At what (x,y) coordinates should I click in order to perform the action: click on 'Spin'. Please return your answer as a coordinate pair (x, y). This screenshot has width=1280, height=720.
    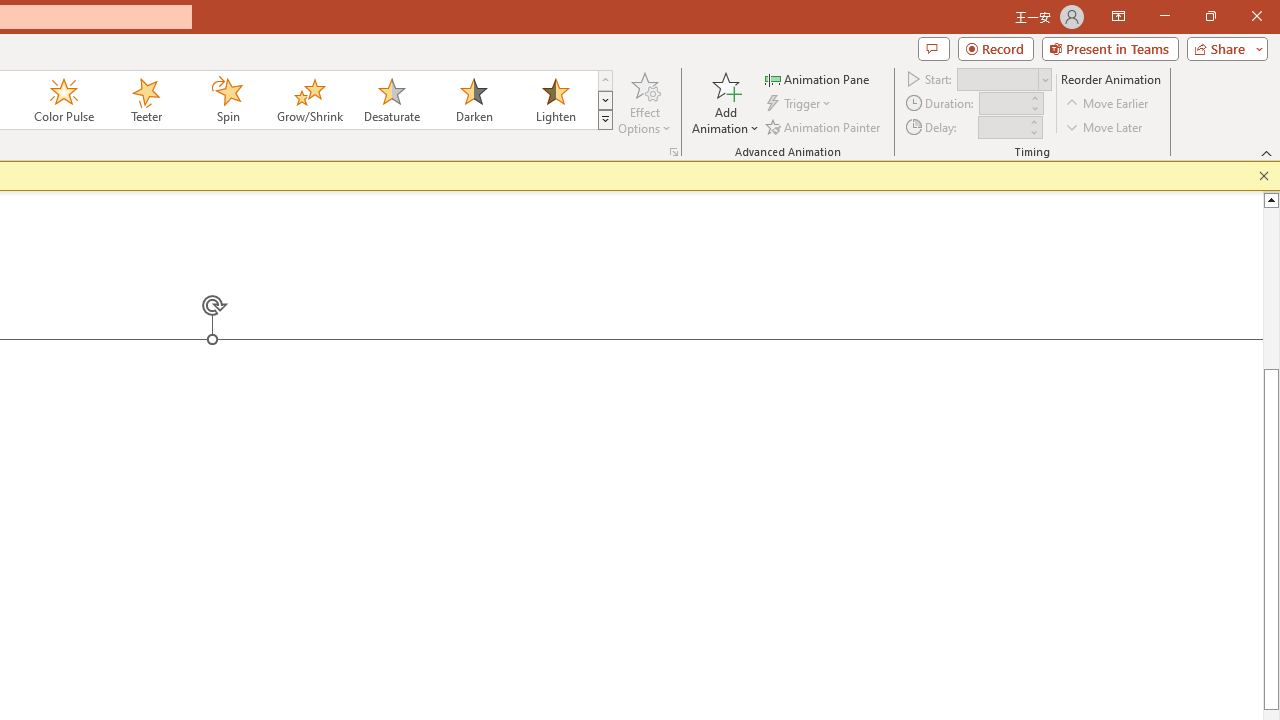
    Looking at the image, I should click on (227, 100).